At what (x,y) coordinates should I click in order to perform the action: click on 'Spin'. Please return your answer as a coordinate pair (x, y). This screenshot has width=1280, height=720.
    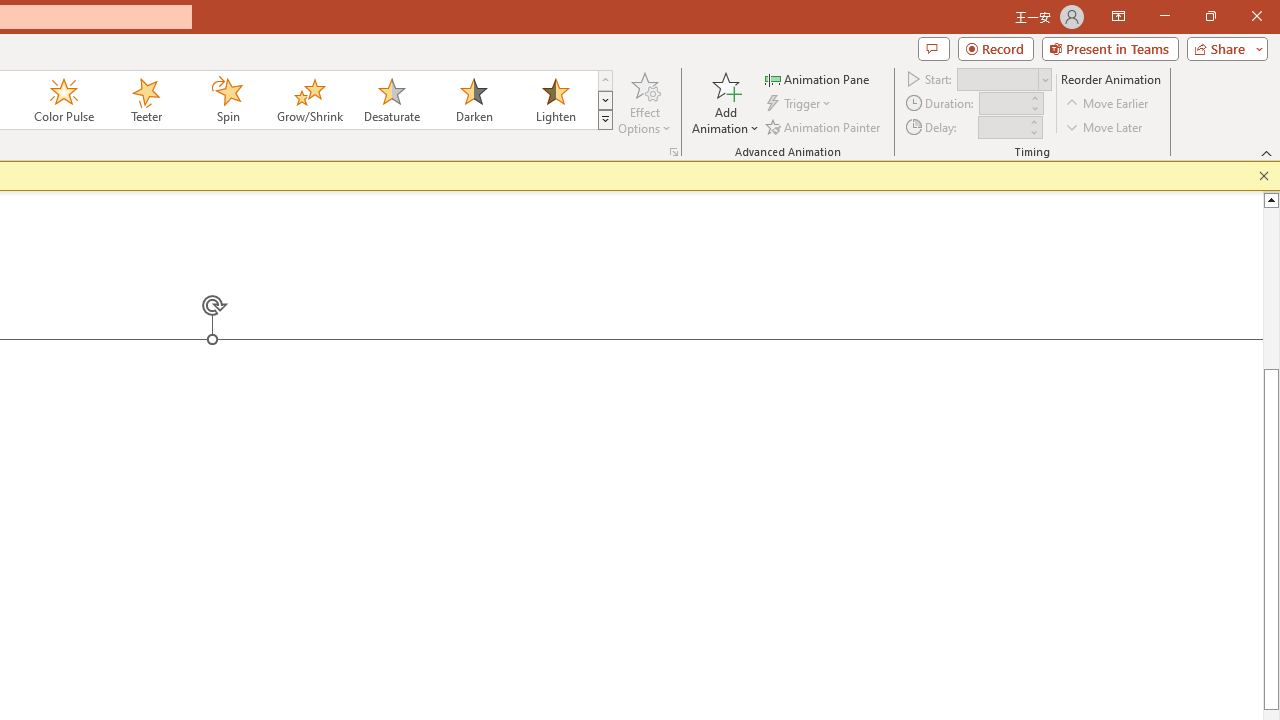
    Looking at the image, I should click on (227, 100).